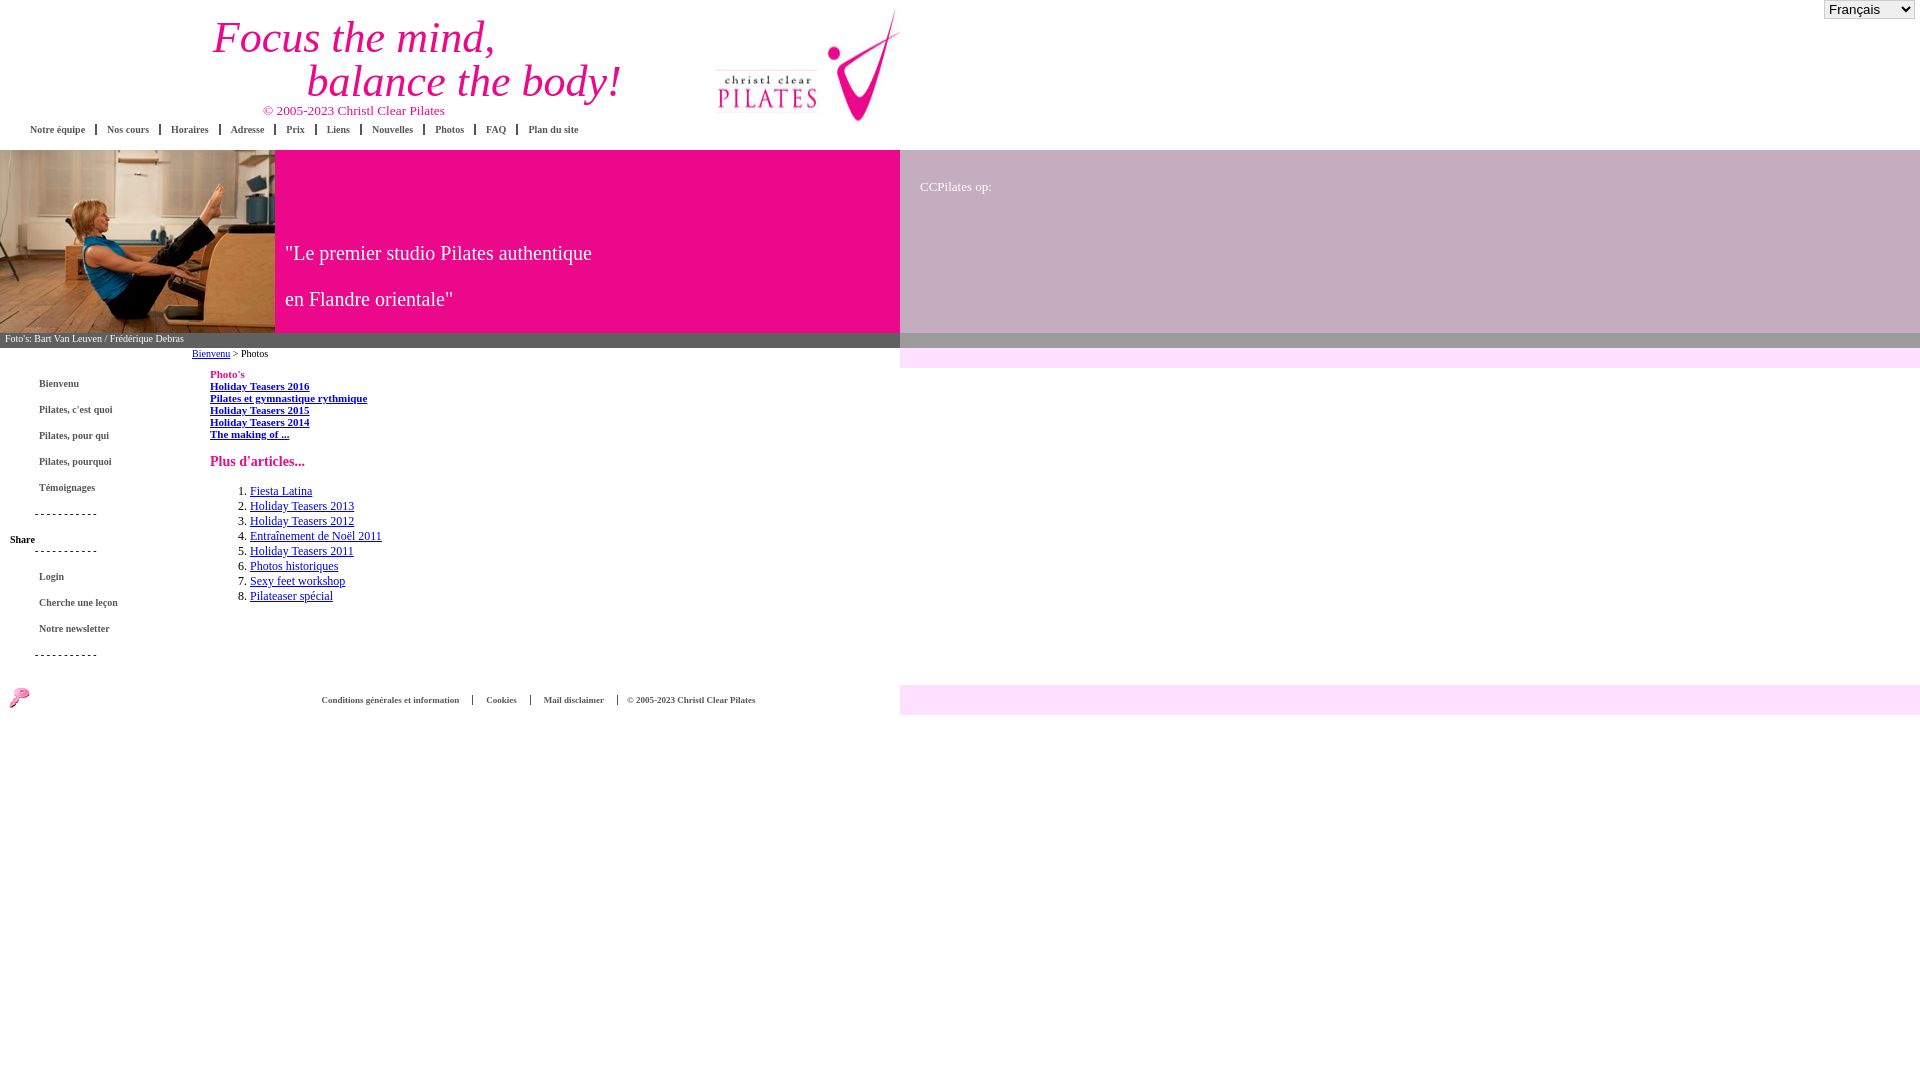 The width and height of the screenshot is (1920, 1080). I want to click on 'Pilates et gymnastique rythmique', so click(287, 397).